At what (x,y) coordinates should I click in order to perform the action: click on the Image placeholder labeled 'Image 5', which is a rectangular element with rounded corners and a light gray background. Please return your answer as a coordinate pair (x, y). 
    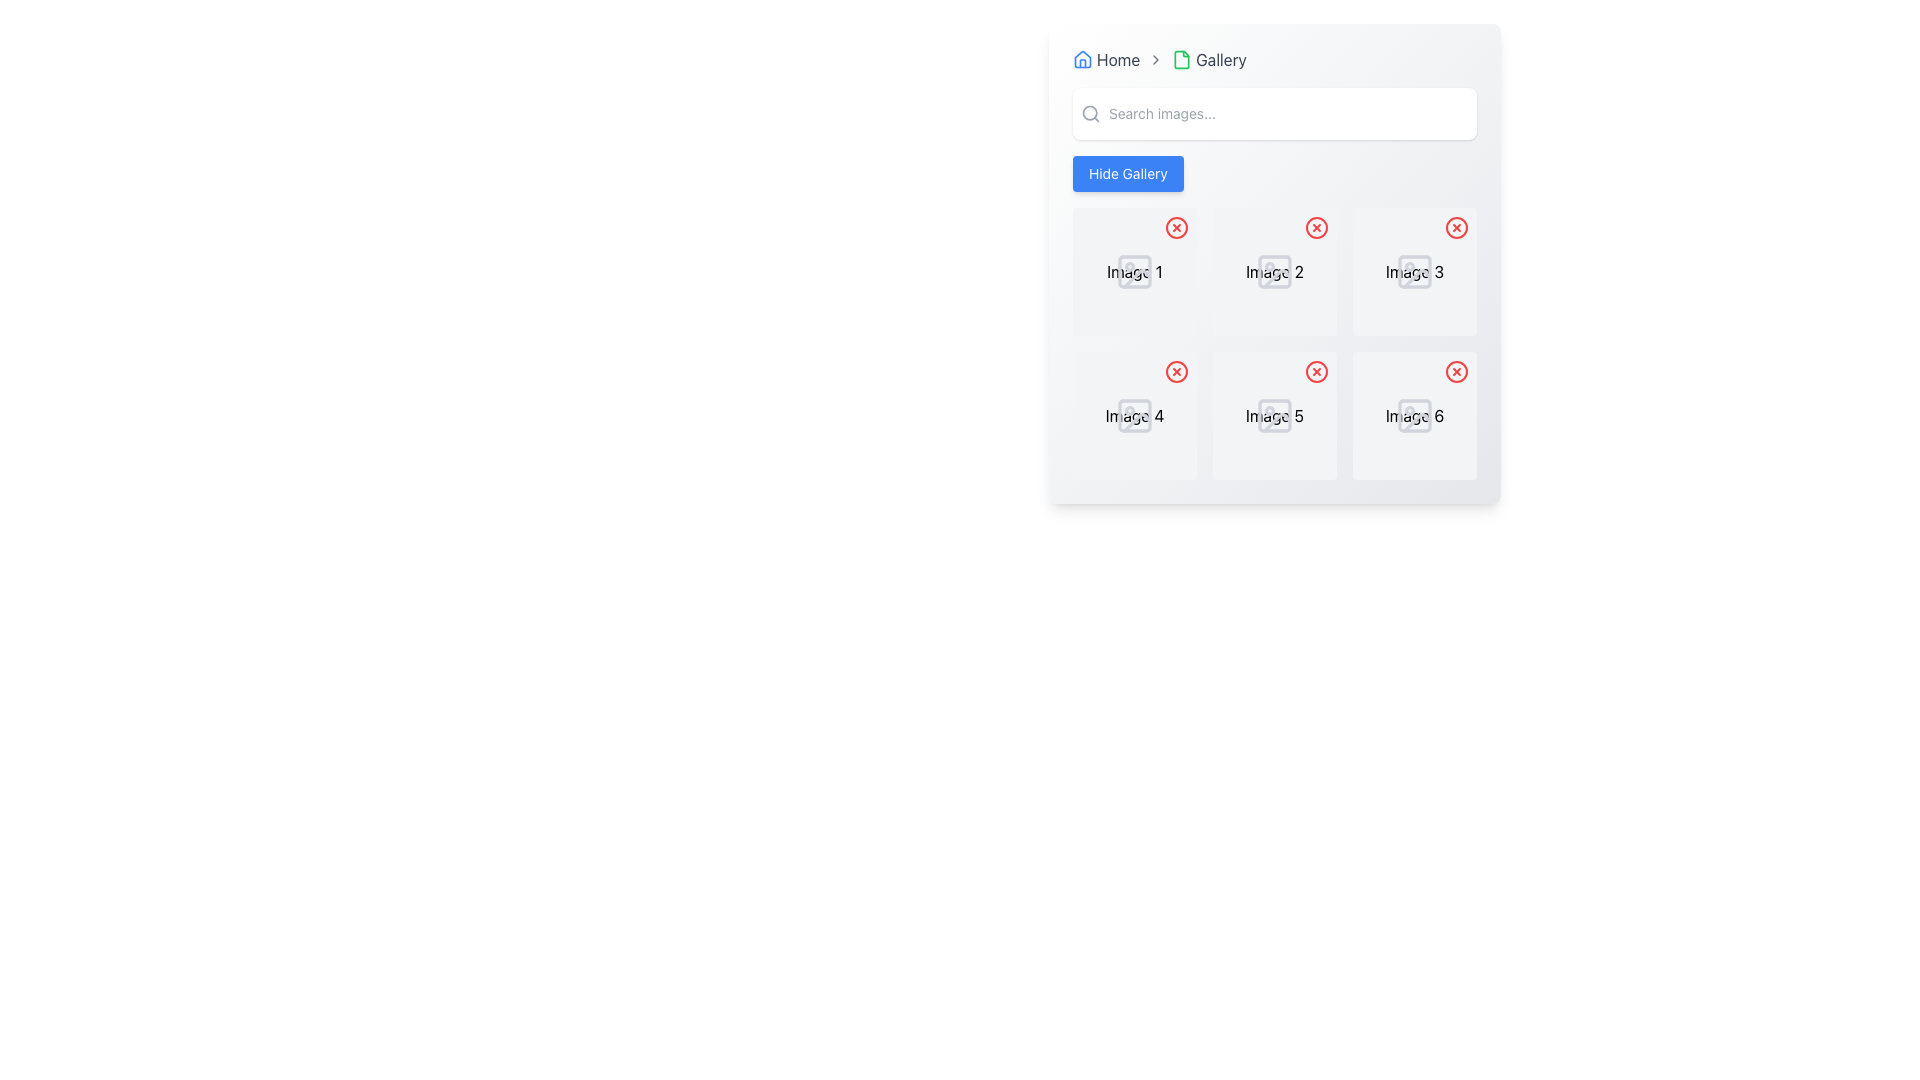
    Looking at the image, I should click on (1274, 415).